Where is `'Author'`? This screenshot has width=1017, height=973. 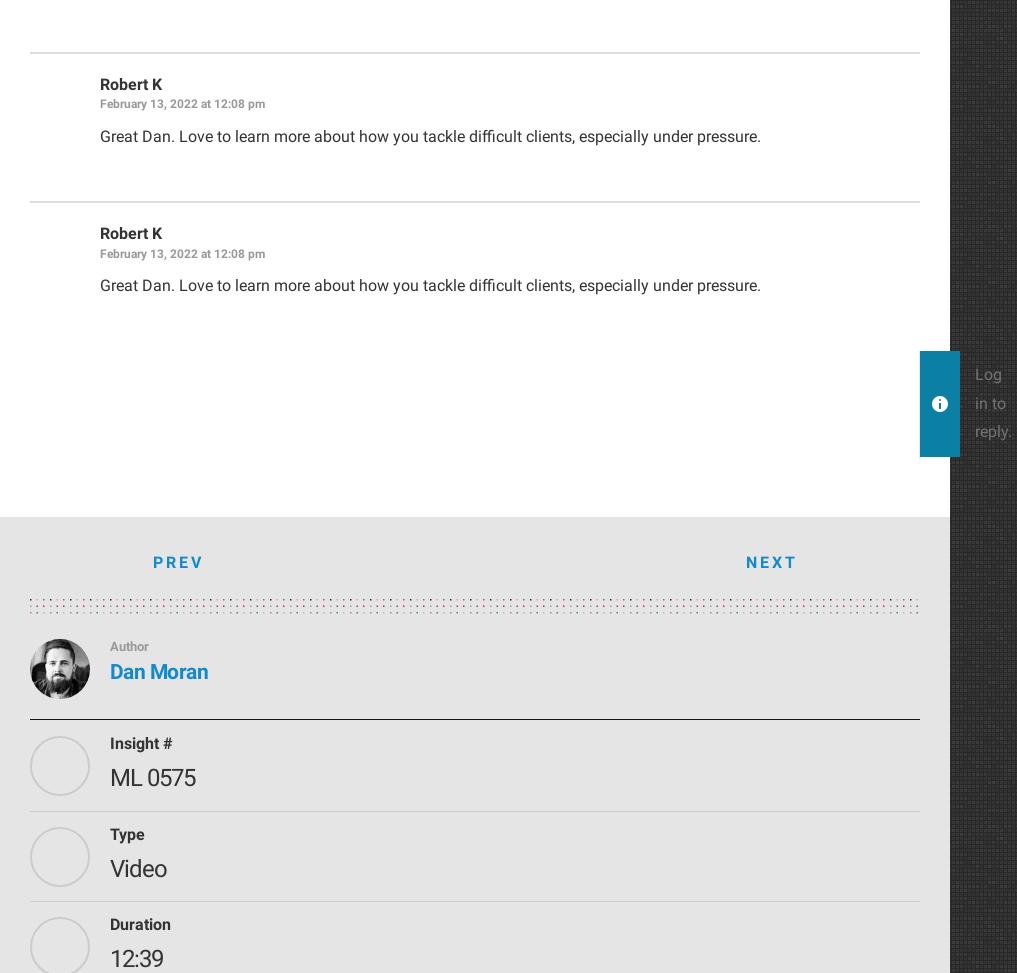 'Author' is located at coordinates (110, 645).